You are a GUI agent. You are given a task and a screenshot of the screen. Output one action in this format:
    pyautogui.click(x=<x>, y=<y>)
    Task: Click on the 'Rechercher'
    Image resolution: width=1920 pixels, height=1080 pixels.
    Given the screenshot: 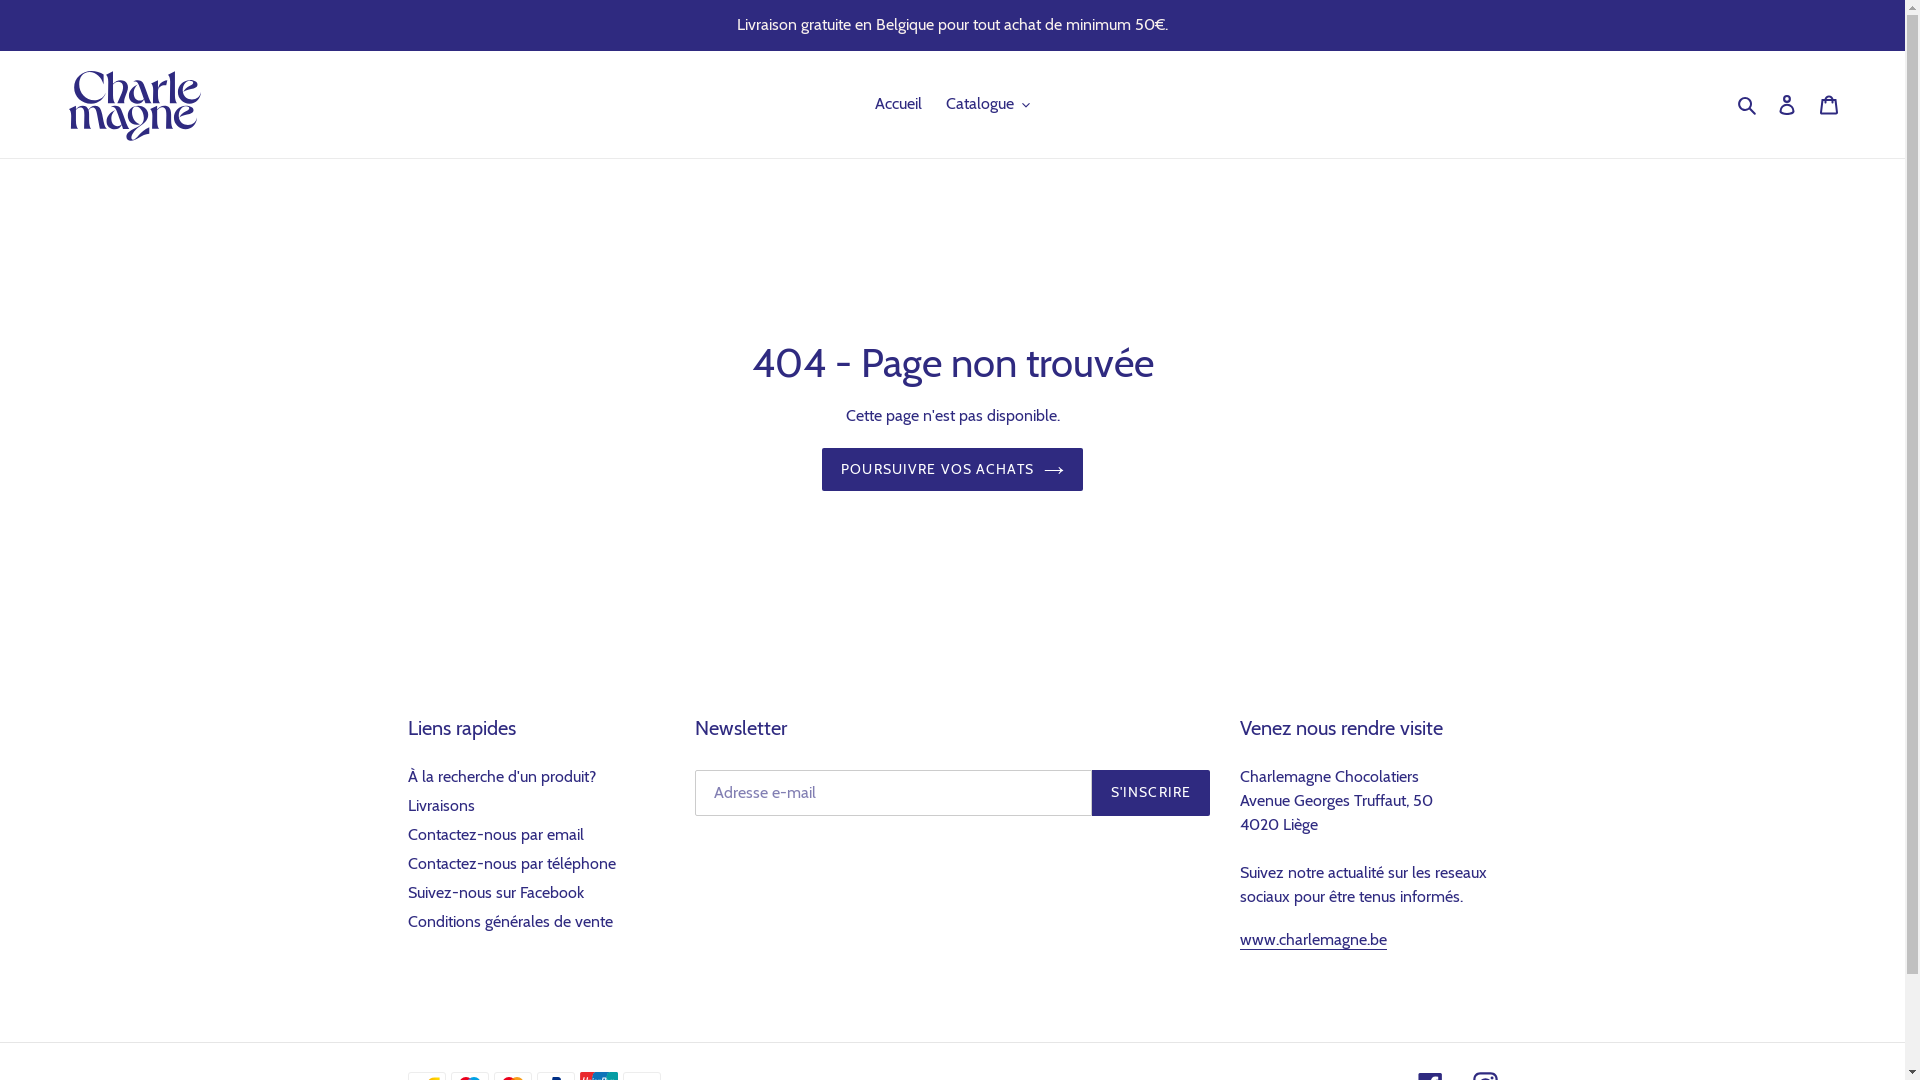 What is the action you would take?
    pyautogui.click(x=1747, y=104)
    